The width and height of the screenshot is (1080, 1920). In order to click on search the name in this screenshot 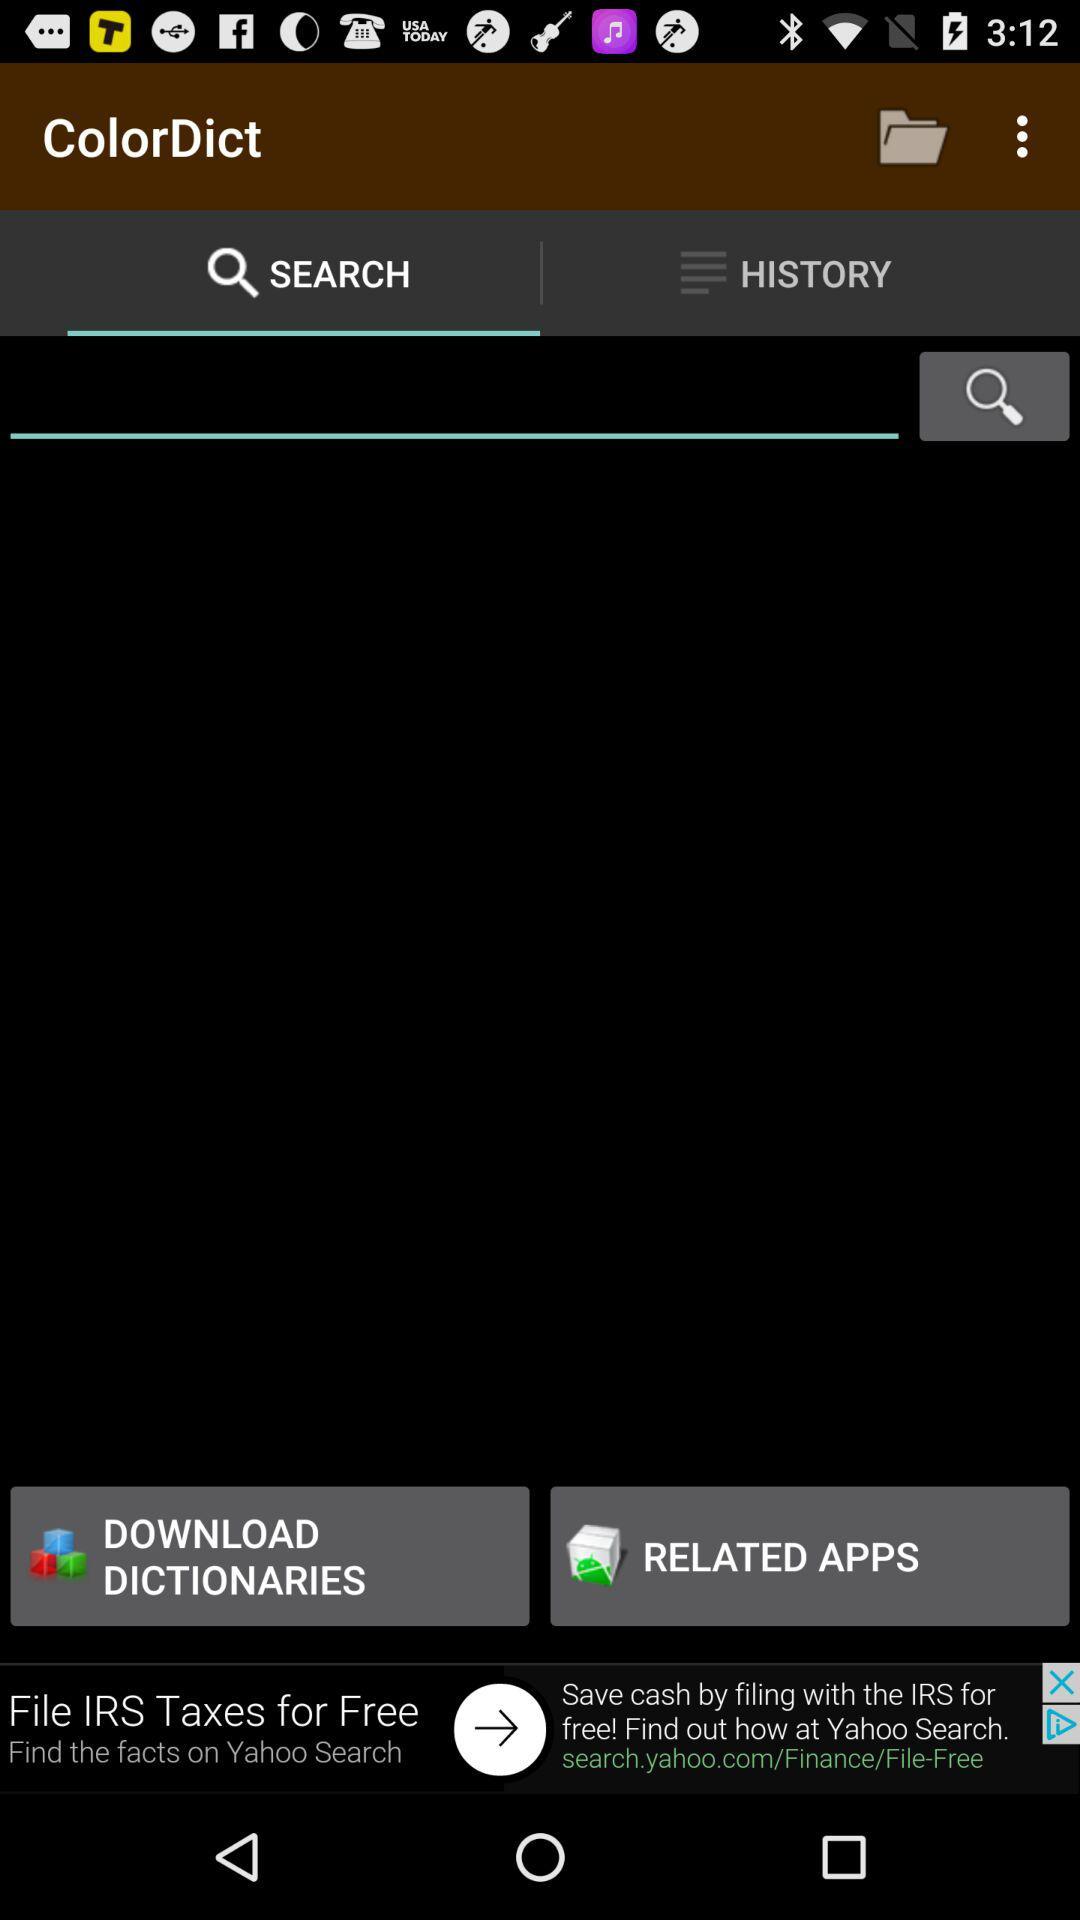, I will do `click(454, 396)`.